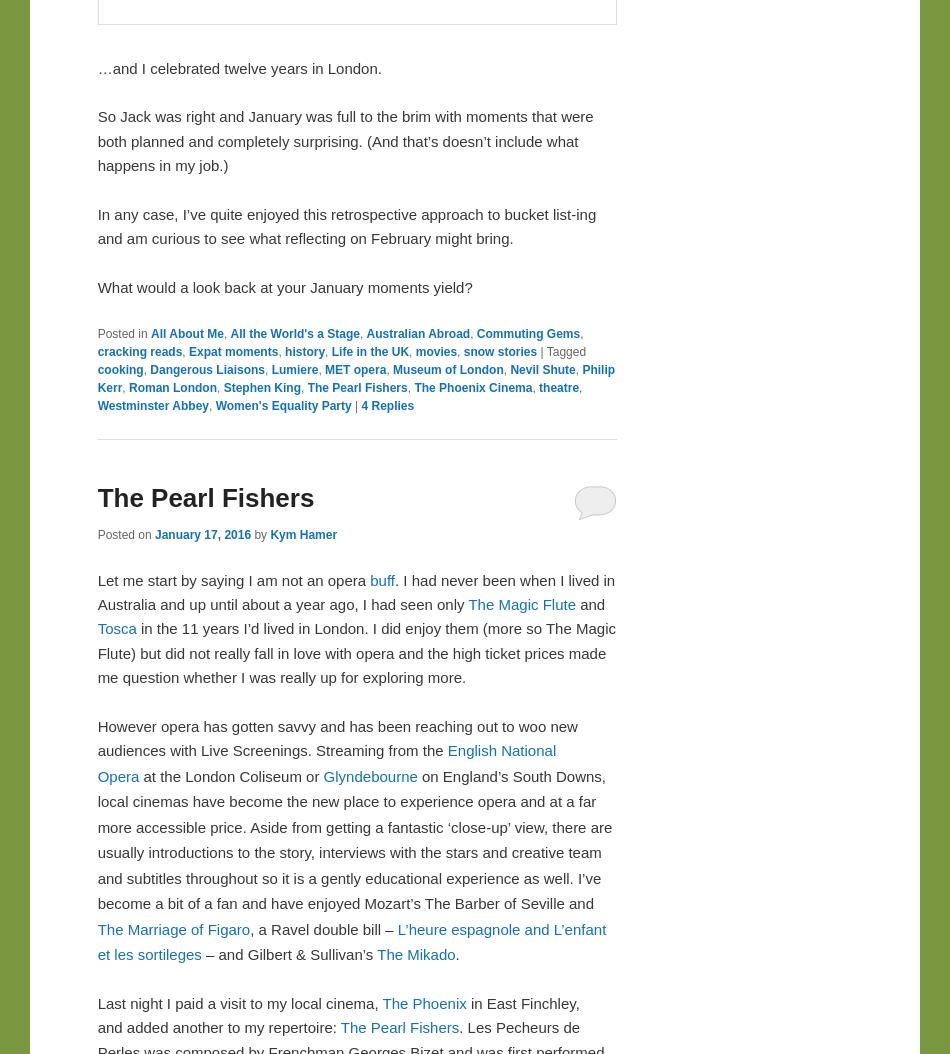 This screenshot has width=950, height=1054. Describe the element at coordinates (282, 404) in the screenshot. I see `'Women's Equality Party'` at that location.